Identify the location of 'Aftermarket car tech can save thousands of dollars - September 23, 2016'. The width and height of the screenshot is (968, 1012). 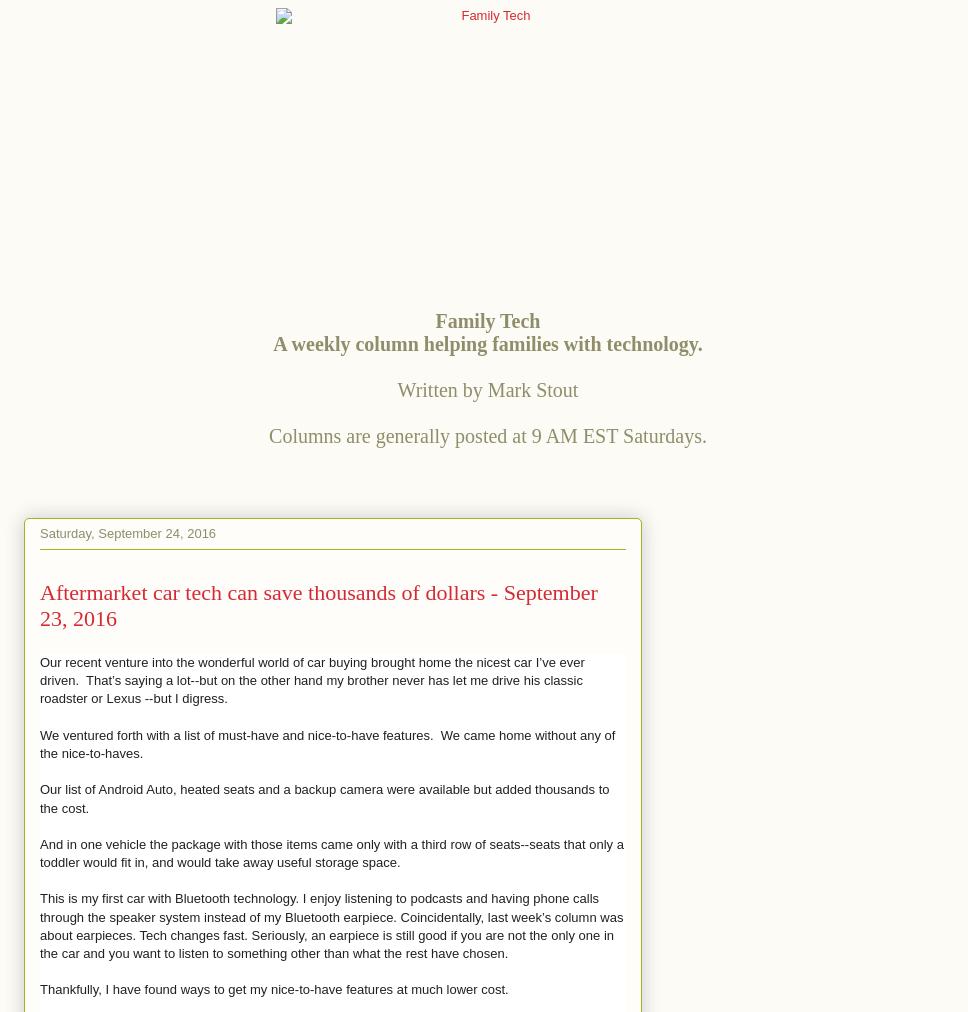
(317, 604).